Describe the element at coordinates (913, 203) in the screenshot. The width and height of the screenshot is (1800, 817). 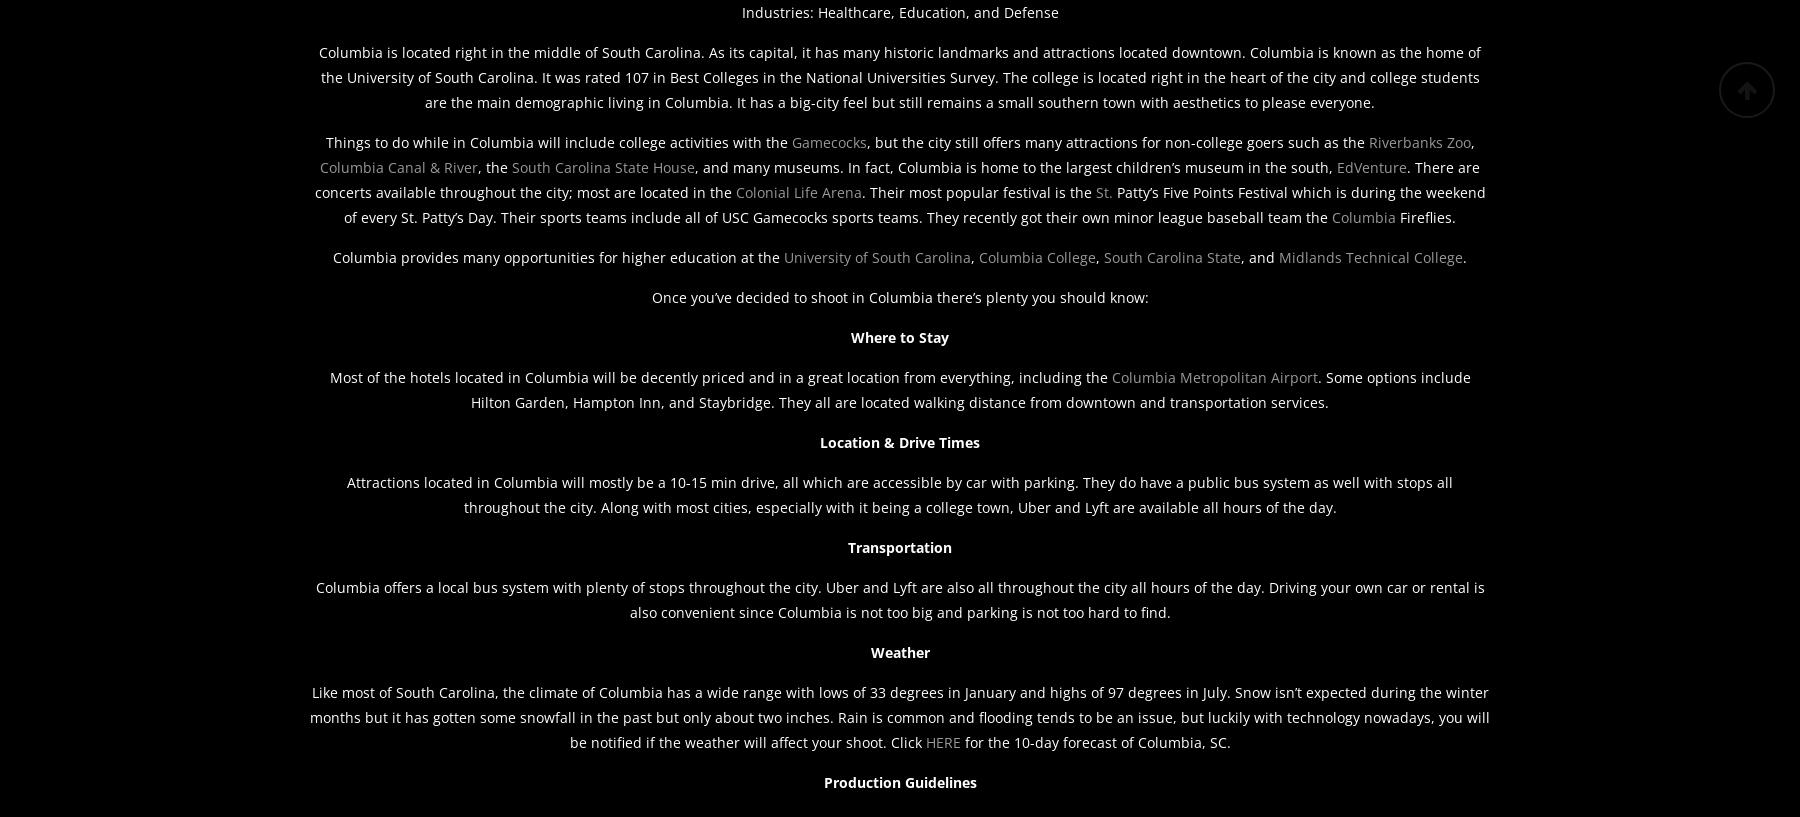
I see `'Festival which is during the weekend of every St. Patty’s Day. Their sports teams include all of USC Gamecocks sports teams. They recently got their own minor league baseball team the'` at that location.